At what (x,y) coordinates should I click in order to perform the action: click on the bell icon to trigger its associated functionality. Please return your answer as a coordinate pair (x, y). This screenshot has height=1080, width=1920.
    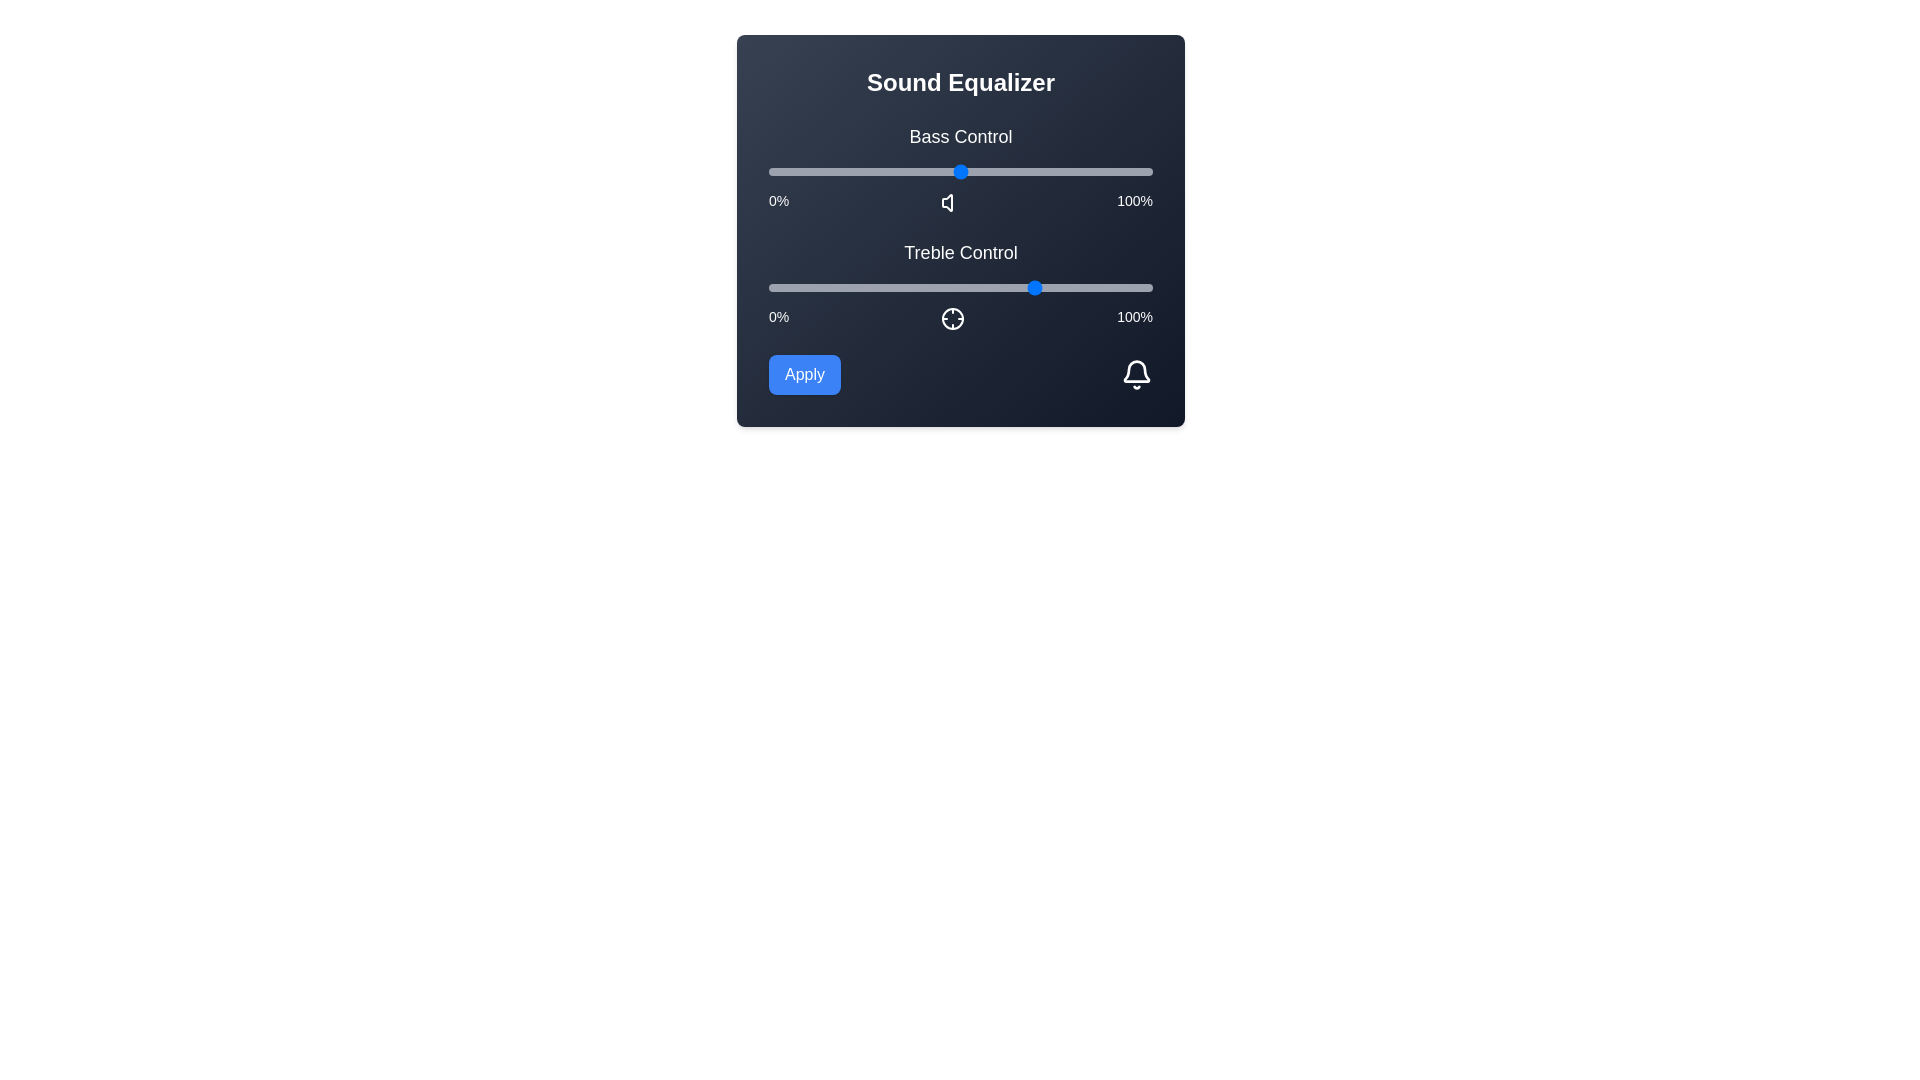
    Looking at the image, I should click on (1137, 374).